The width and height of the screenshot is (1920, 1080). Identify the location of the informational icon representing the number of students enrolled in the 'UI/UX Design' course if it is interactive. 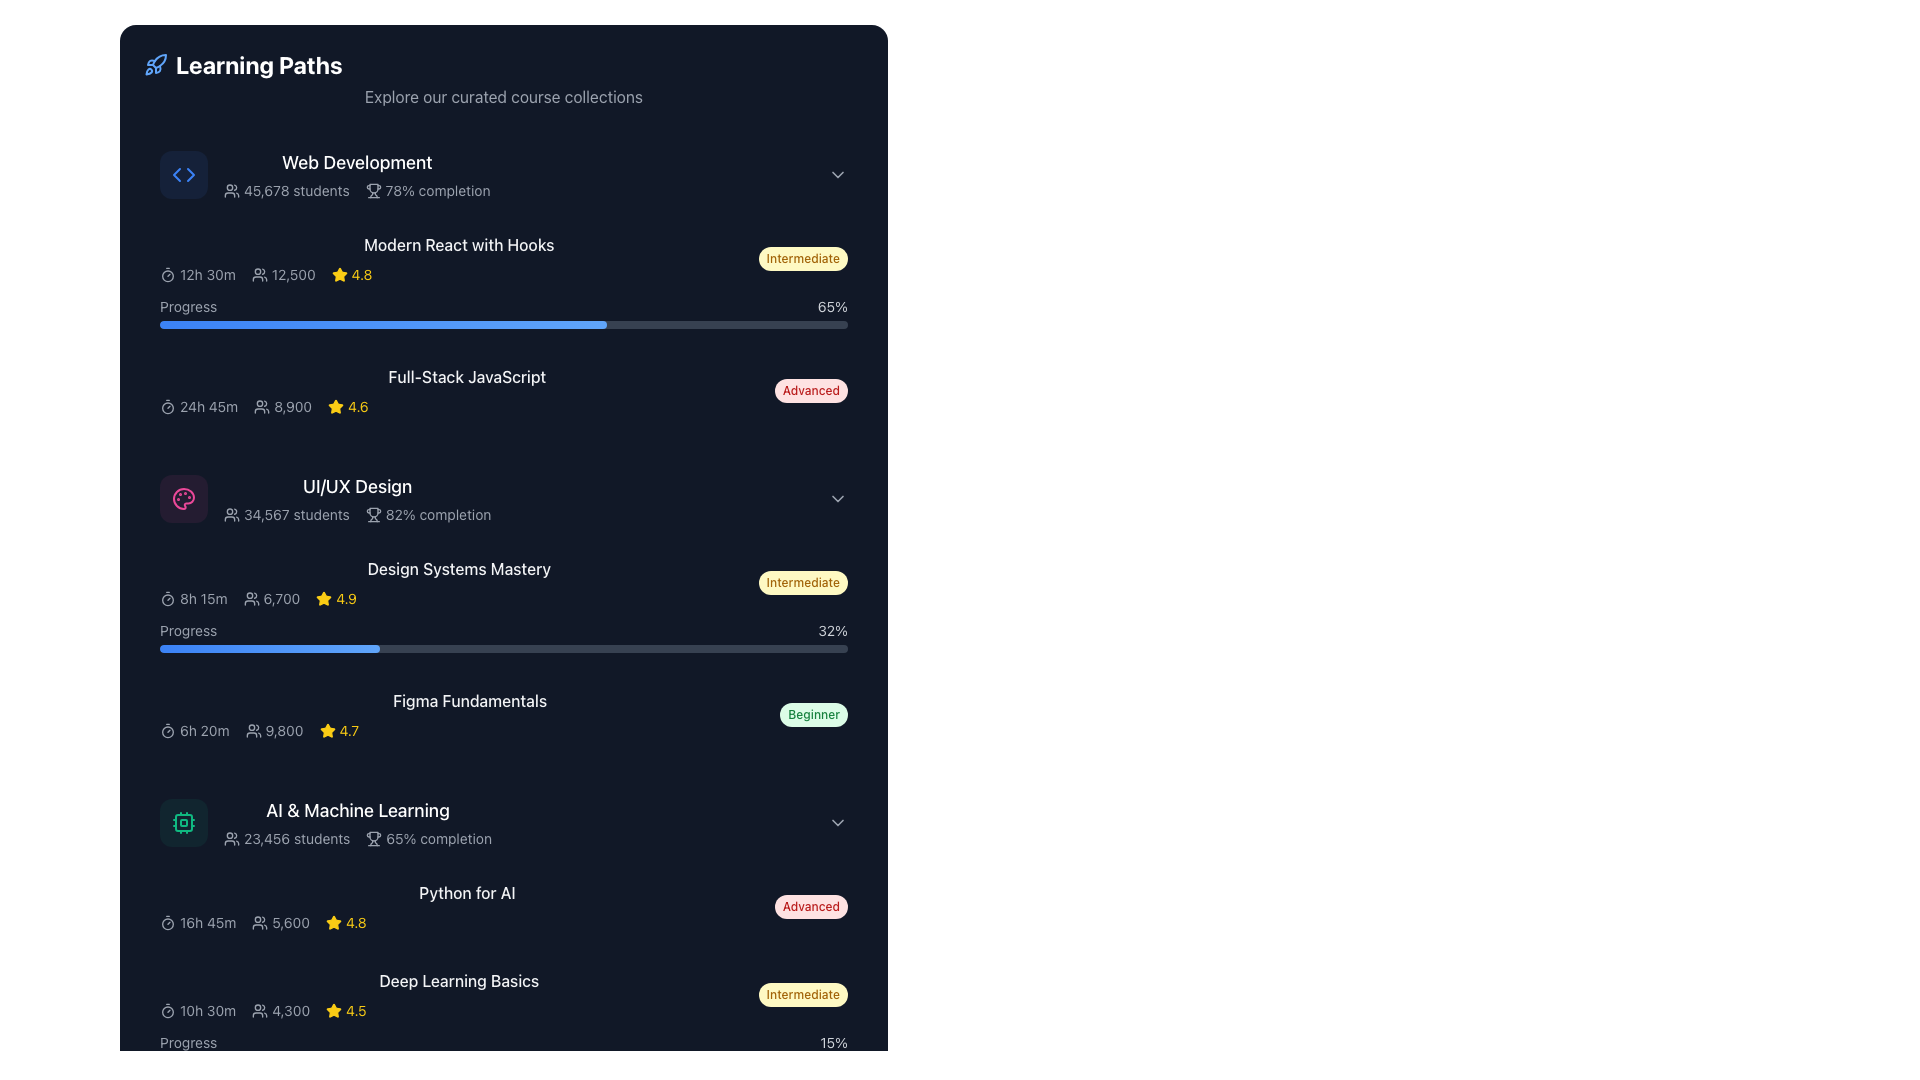
(231, 514).